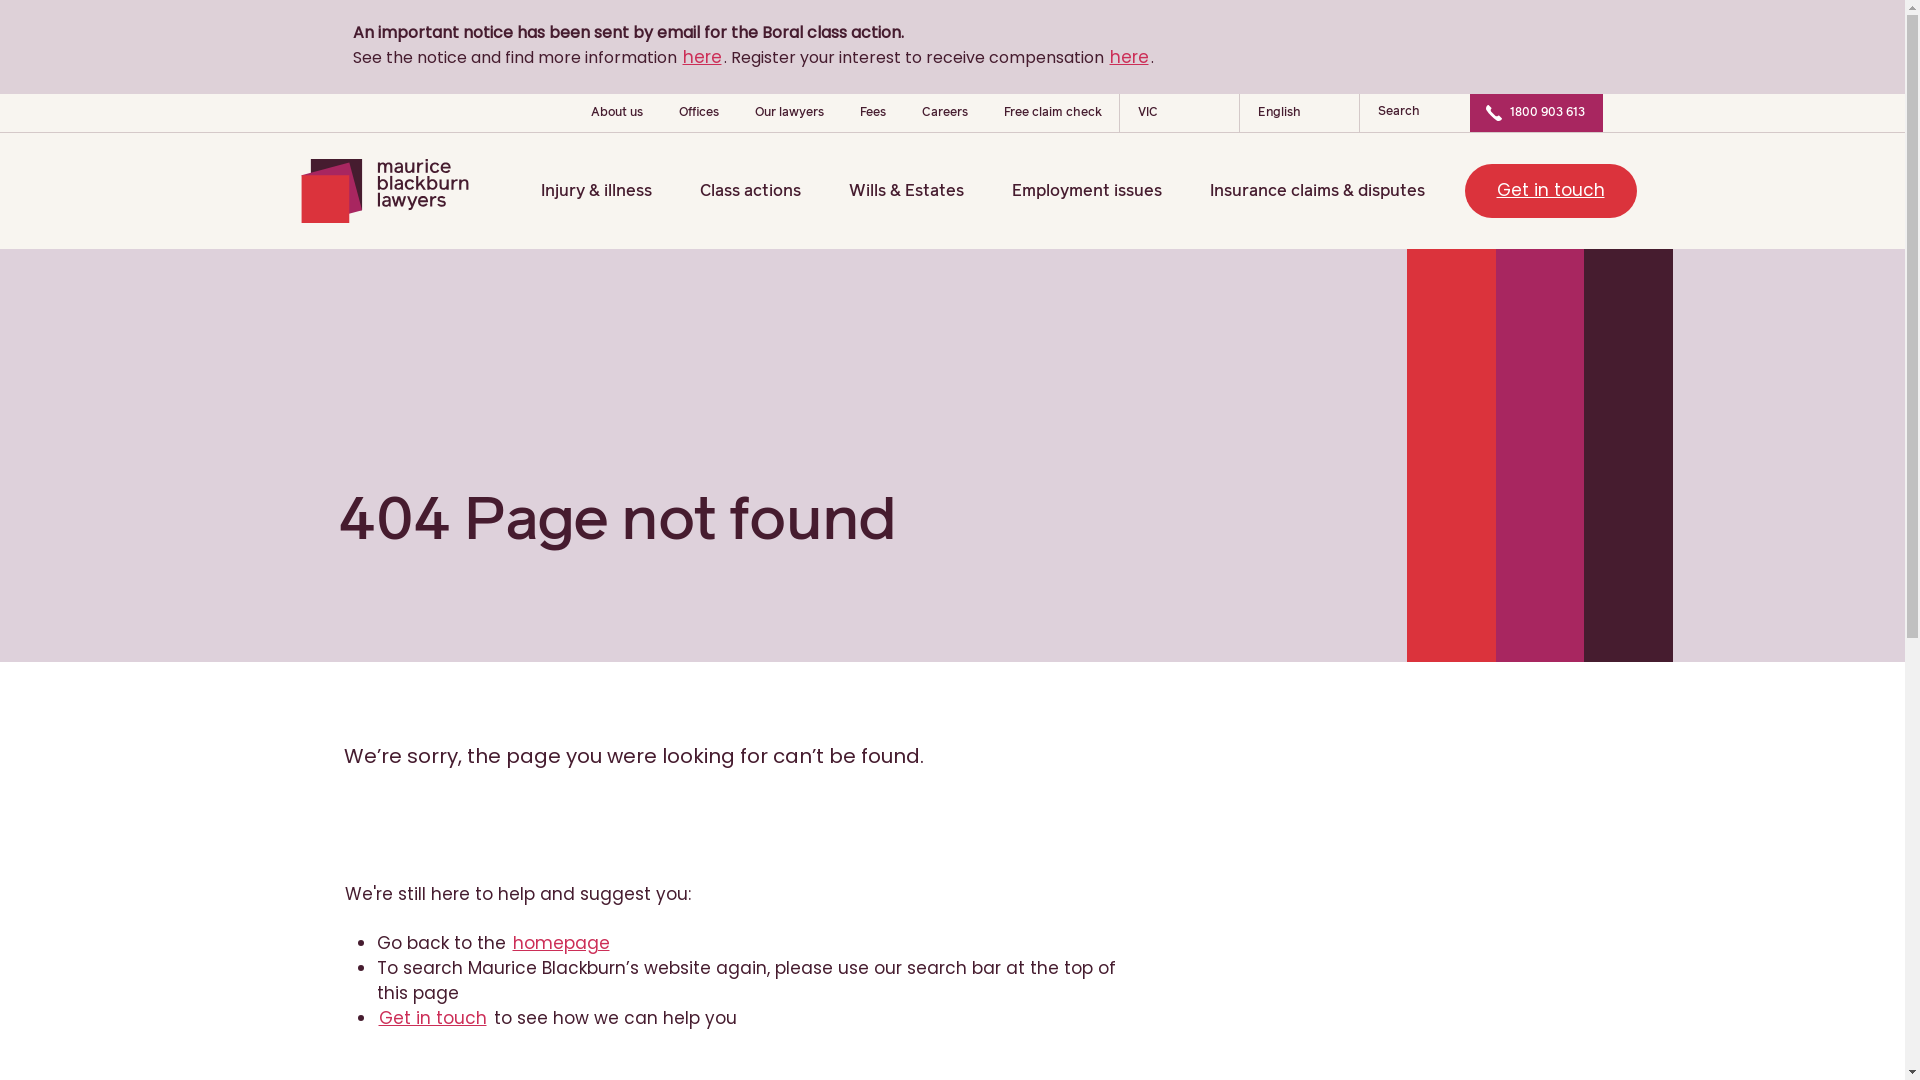  What do you see at coordinates (734, 112) in the screenshot?
I see `'Our lawyers'` at bounding box center [734, 112].